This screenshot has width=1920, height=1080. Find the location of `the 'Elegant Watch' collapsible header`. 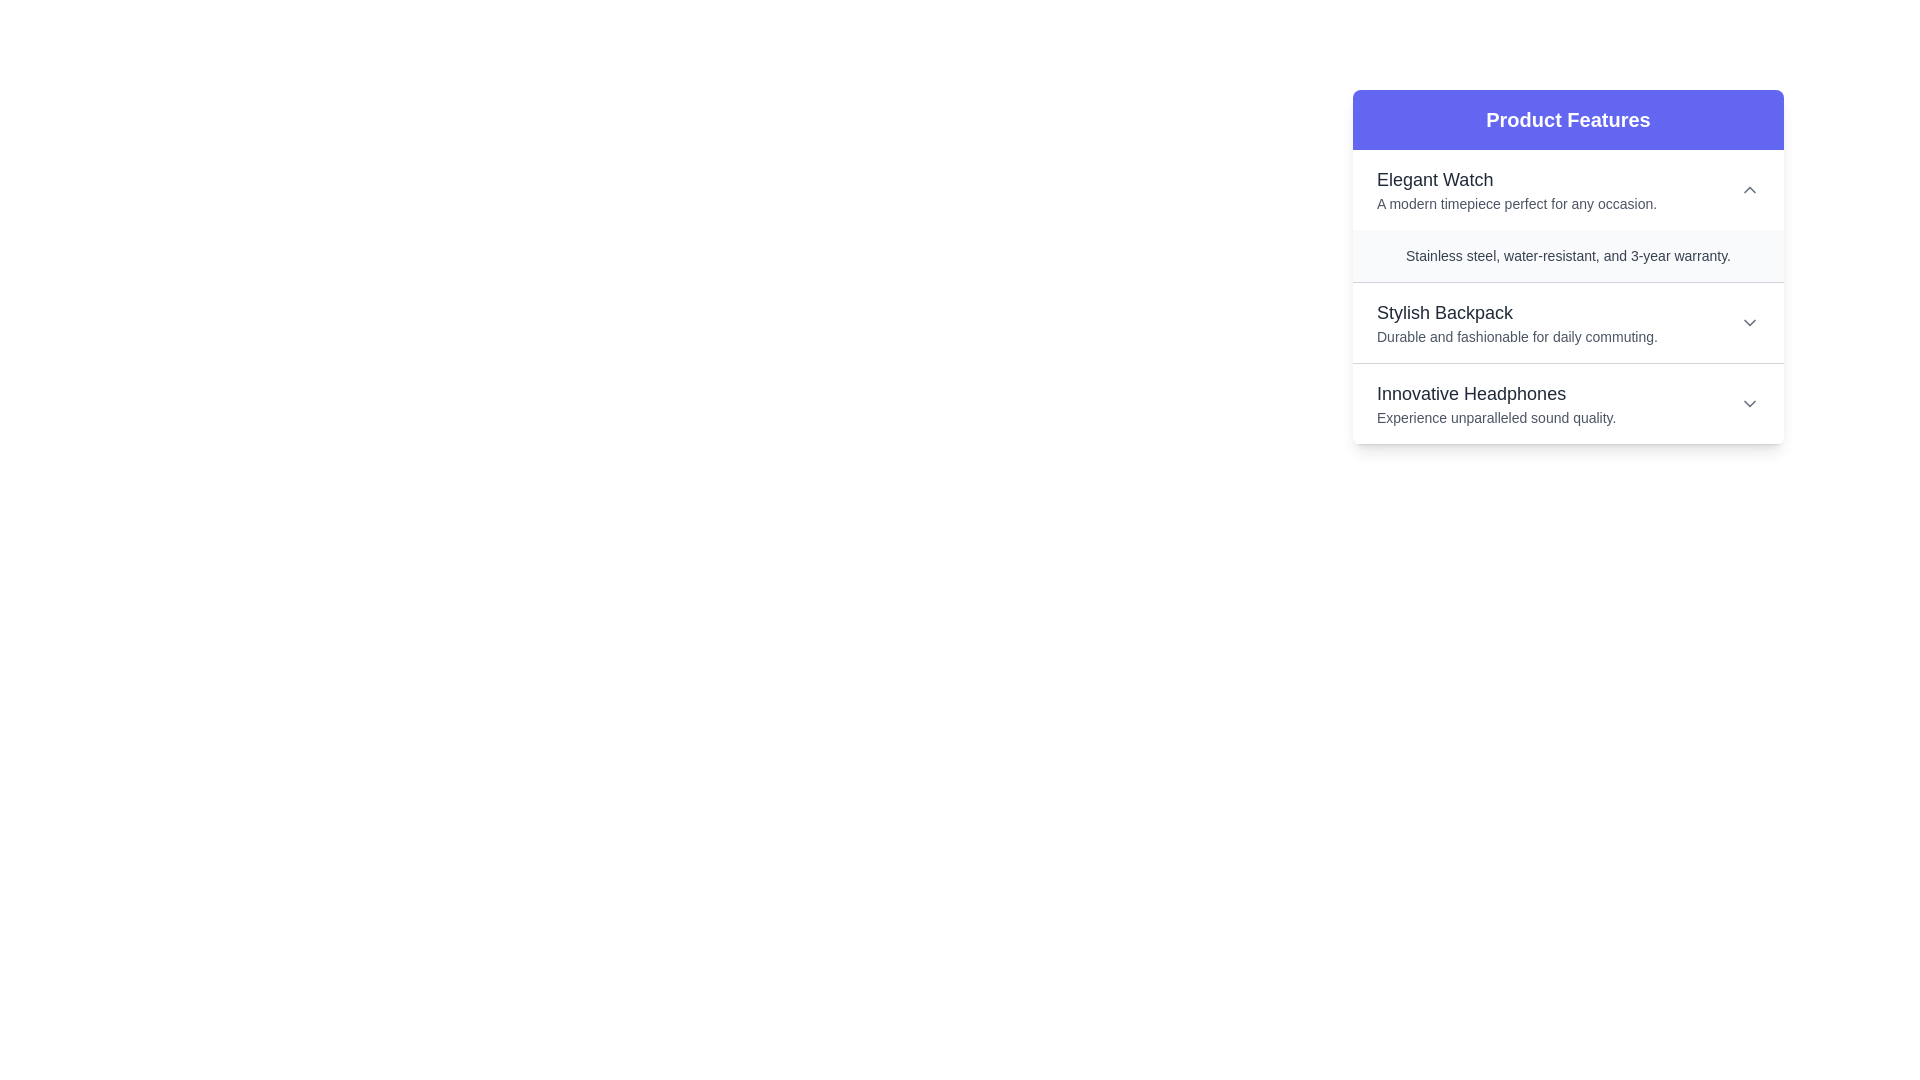

the 'Elegant Watch' collapsible header is located at coordinates (1567, 189).